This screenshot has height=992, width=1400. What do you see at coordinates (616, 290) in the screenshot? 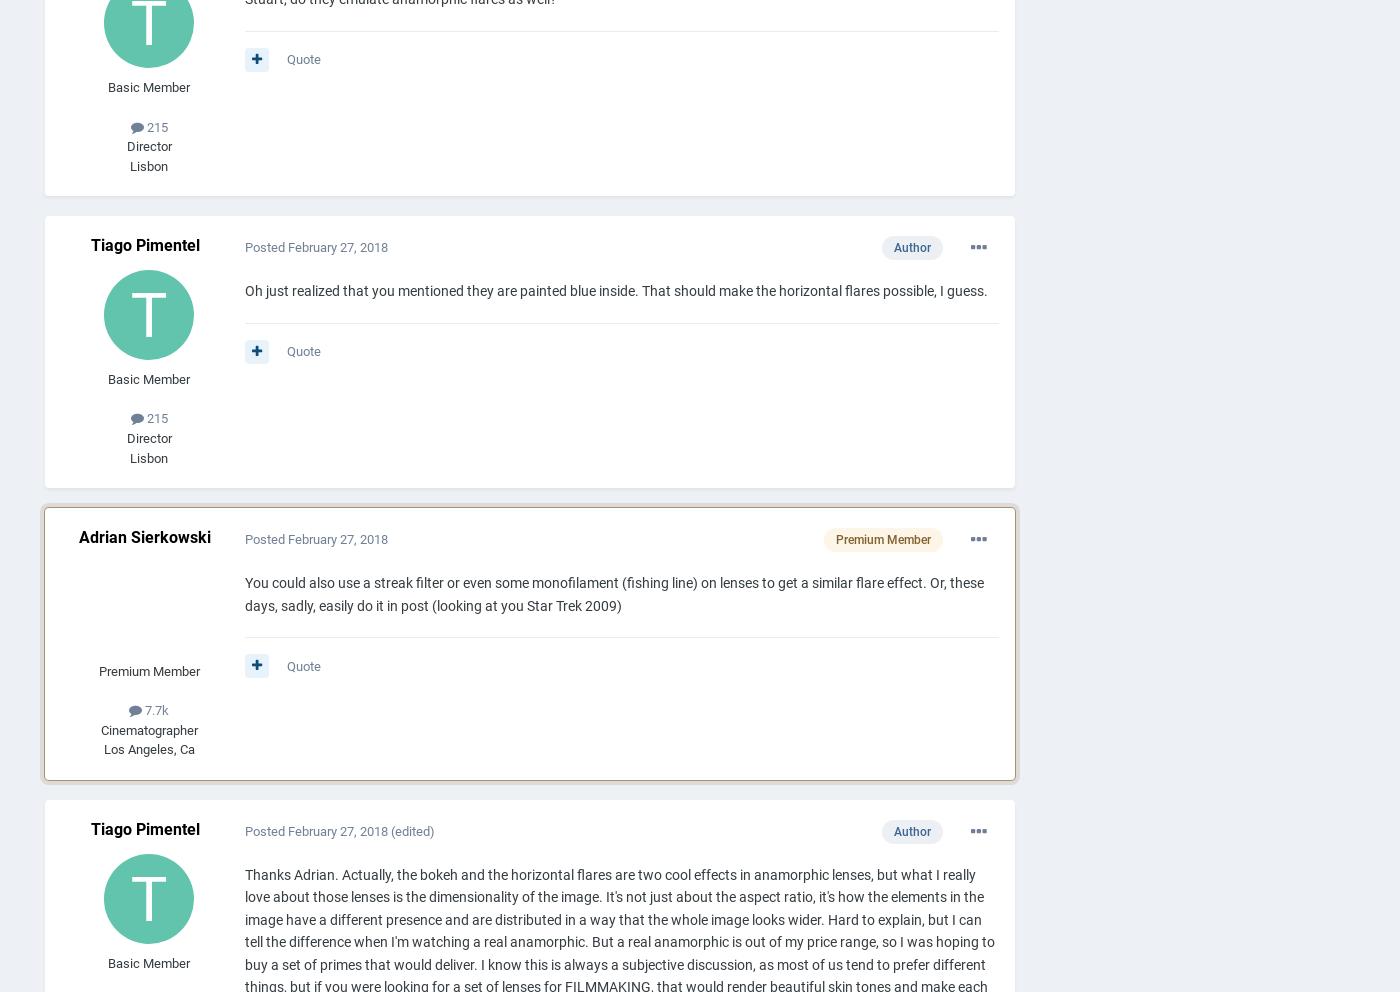
I see `'Oh just realized that you mentioned they are painted blue inside. That should make the horizontal flares possible, I guess.'` at bounding box center [616, 290].